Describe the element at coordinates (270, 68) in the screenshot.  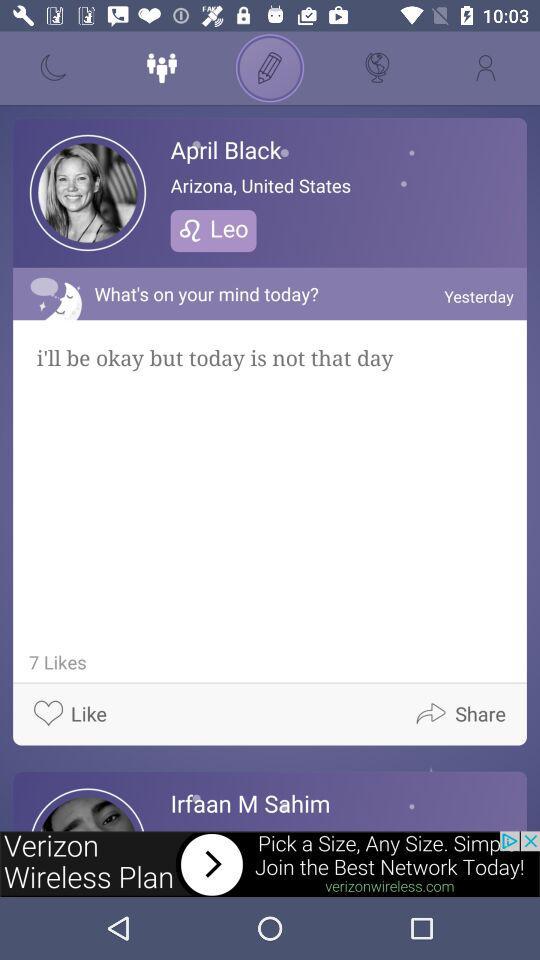
I see `type the message` at that location.